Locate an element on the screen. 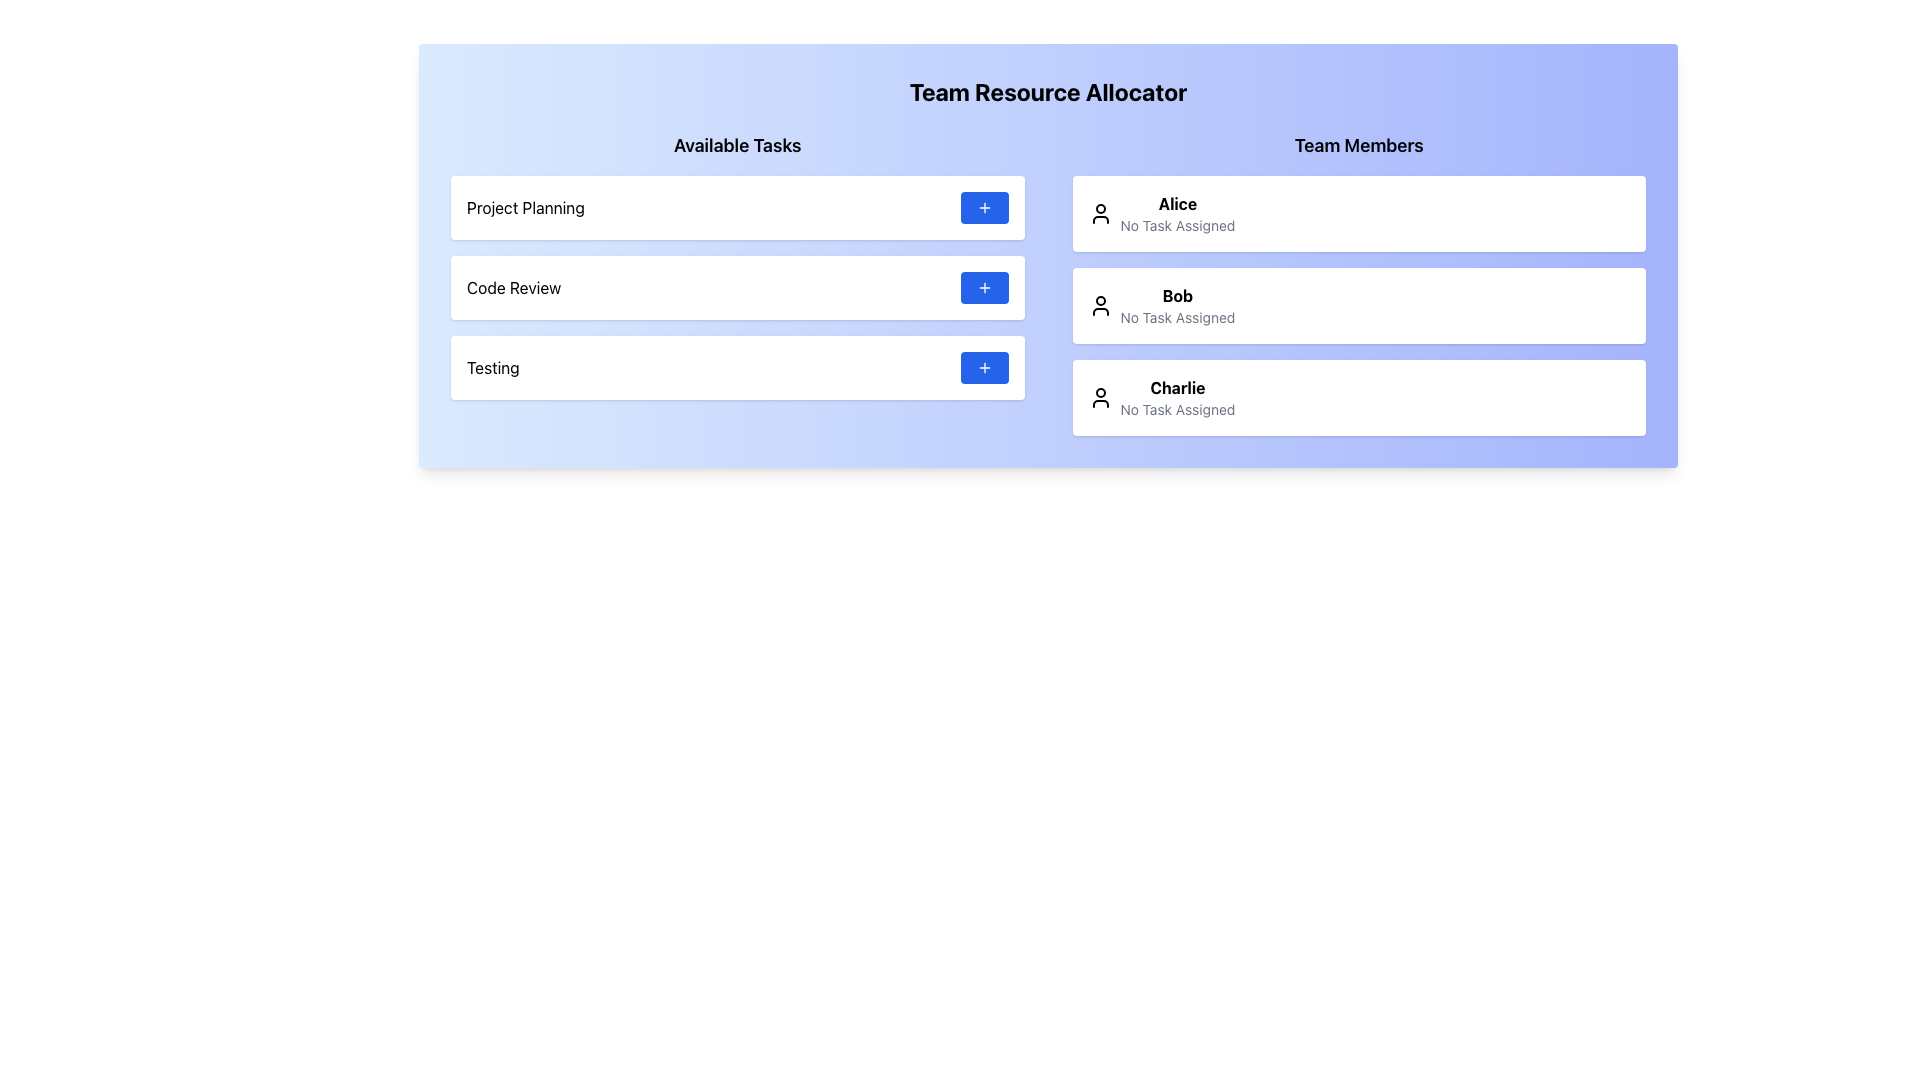 The width and height of the screenshot is (1920, 1080). the first button in the 'Available Tasks' section to the right of 'Project Planning' is located at coordinates (984, 208).